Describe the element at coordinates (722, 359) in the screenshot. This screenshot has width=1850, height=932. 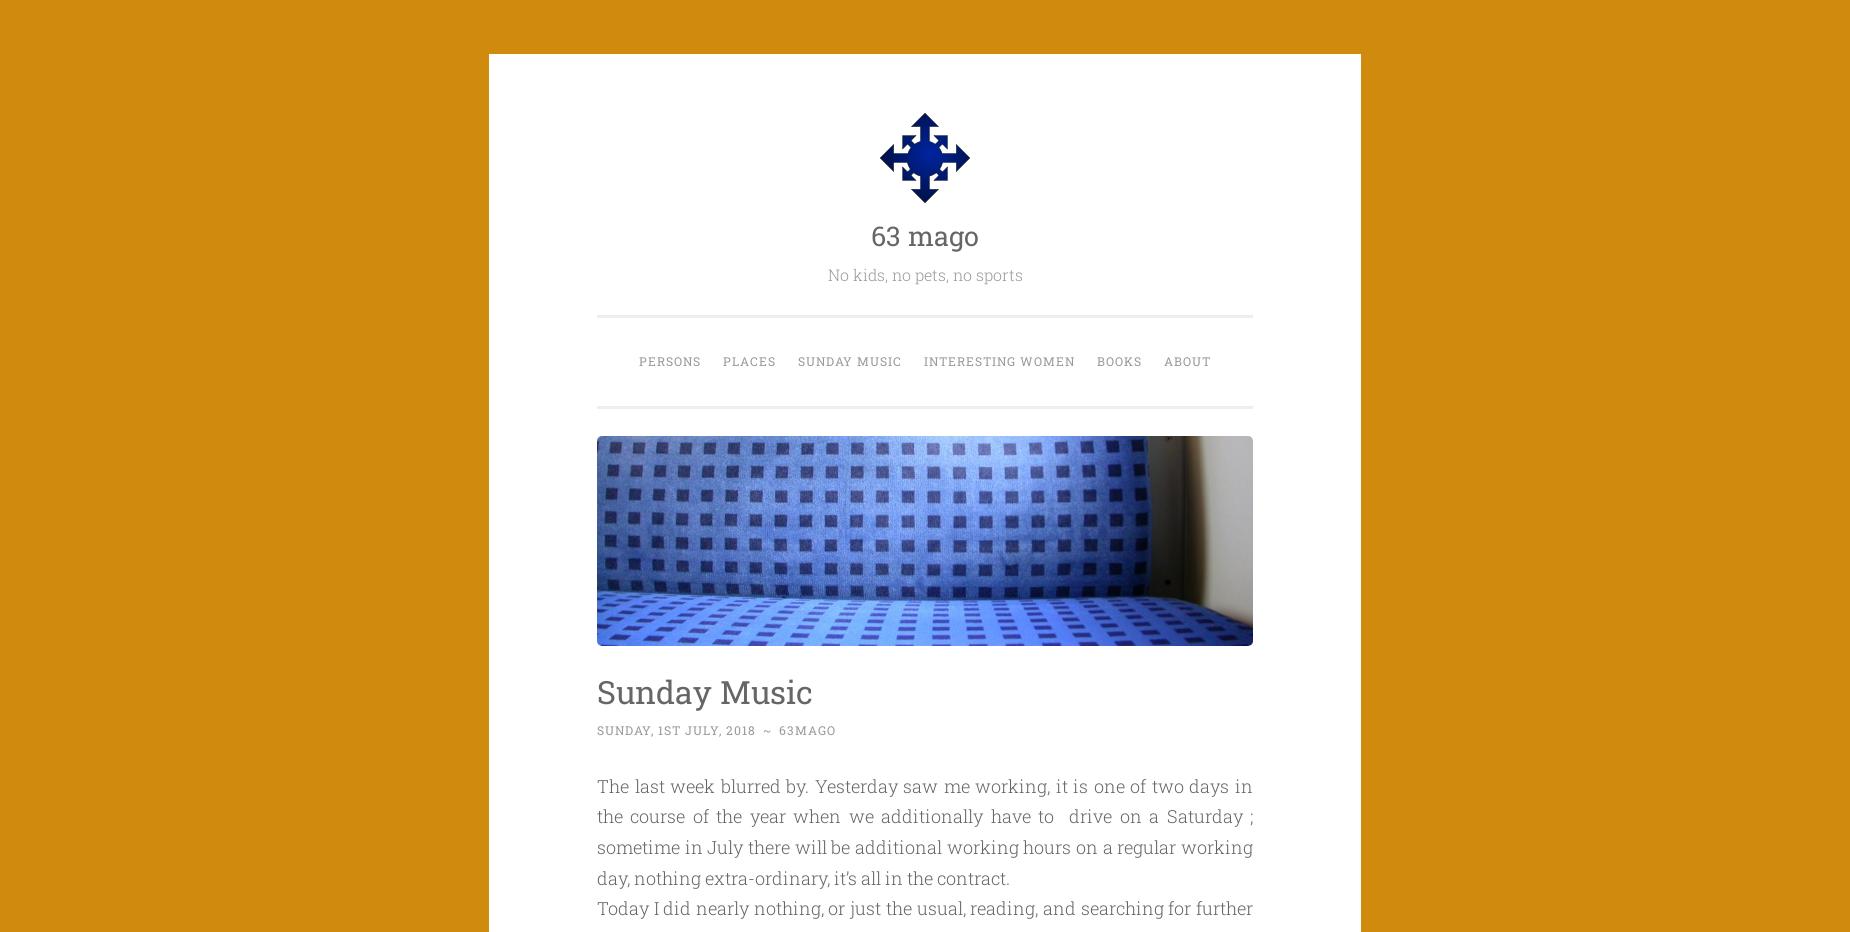
I see `'Places'` at that location.